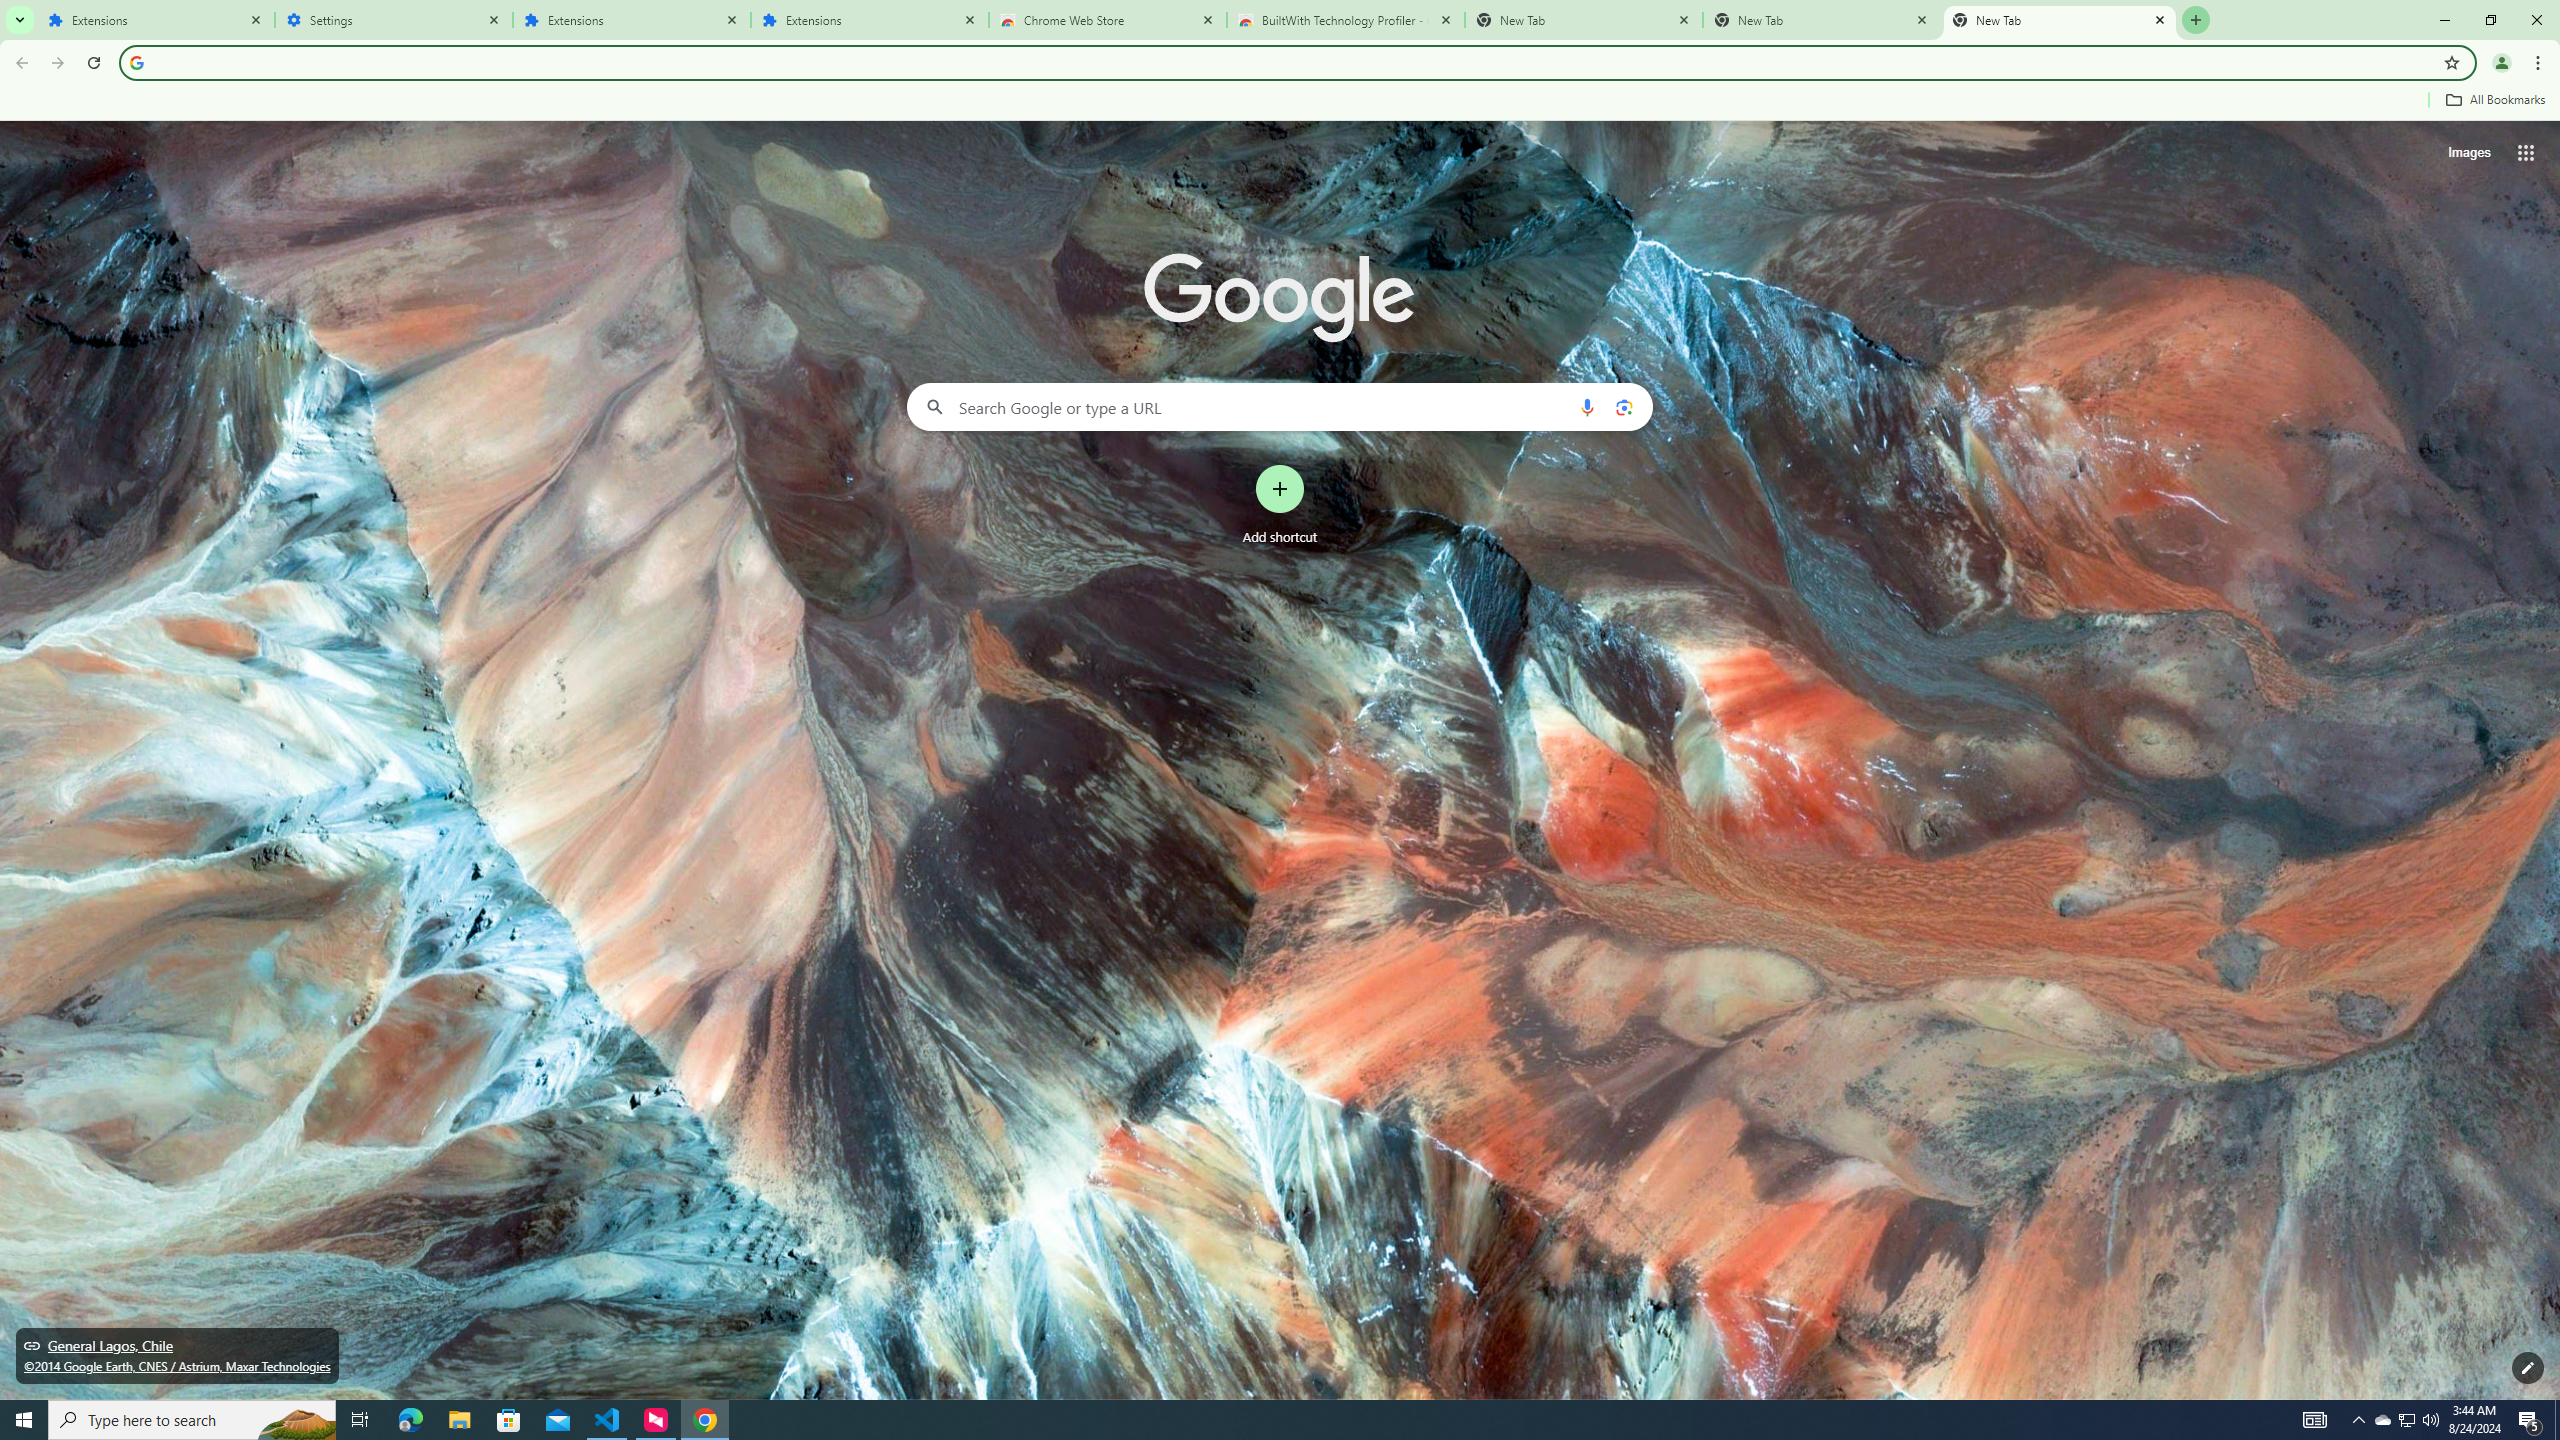 Image resolution: width=2560 pixels, height=1440 pixels. What do you see at coordinates (1280, 505) in the screenshot?
I see `'Add shortcut'` at bounding box center [1280, 505].